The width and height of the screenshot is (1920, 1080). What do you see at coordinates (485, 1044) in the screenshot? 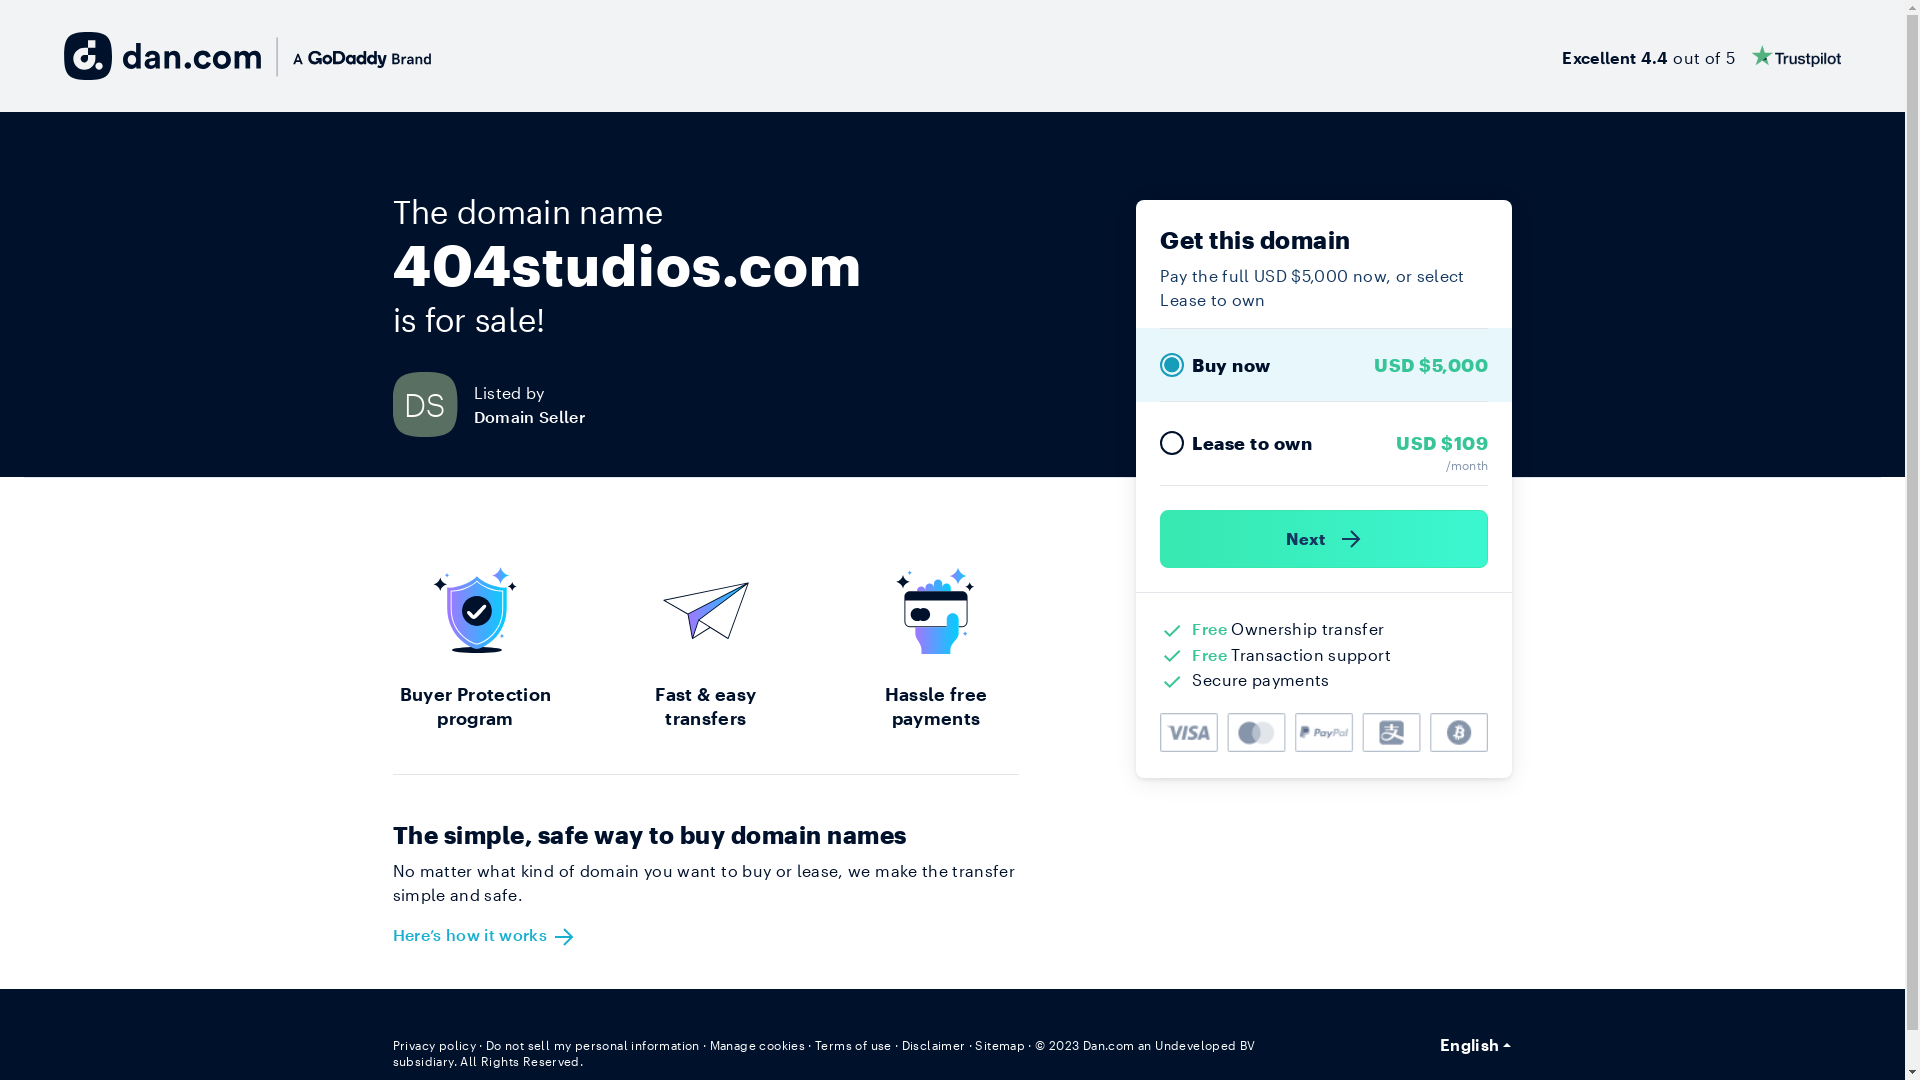
I see `'Do not sell my personal information'` at bounding box center [485, 1044].